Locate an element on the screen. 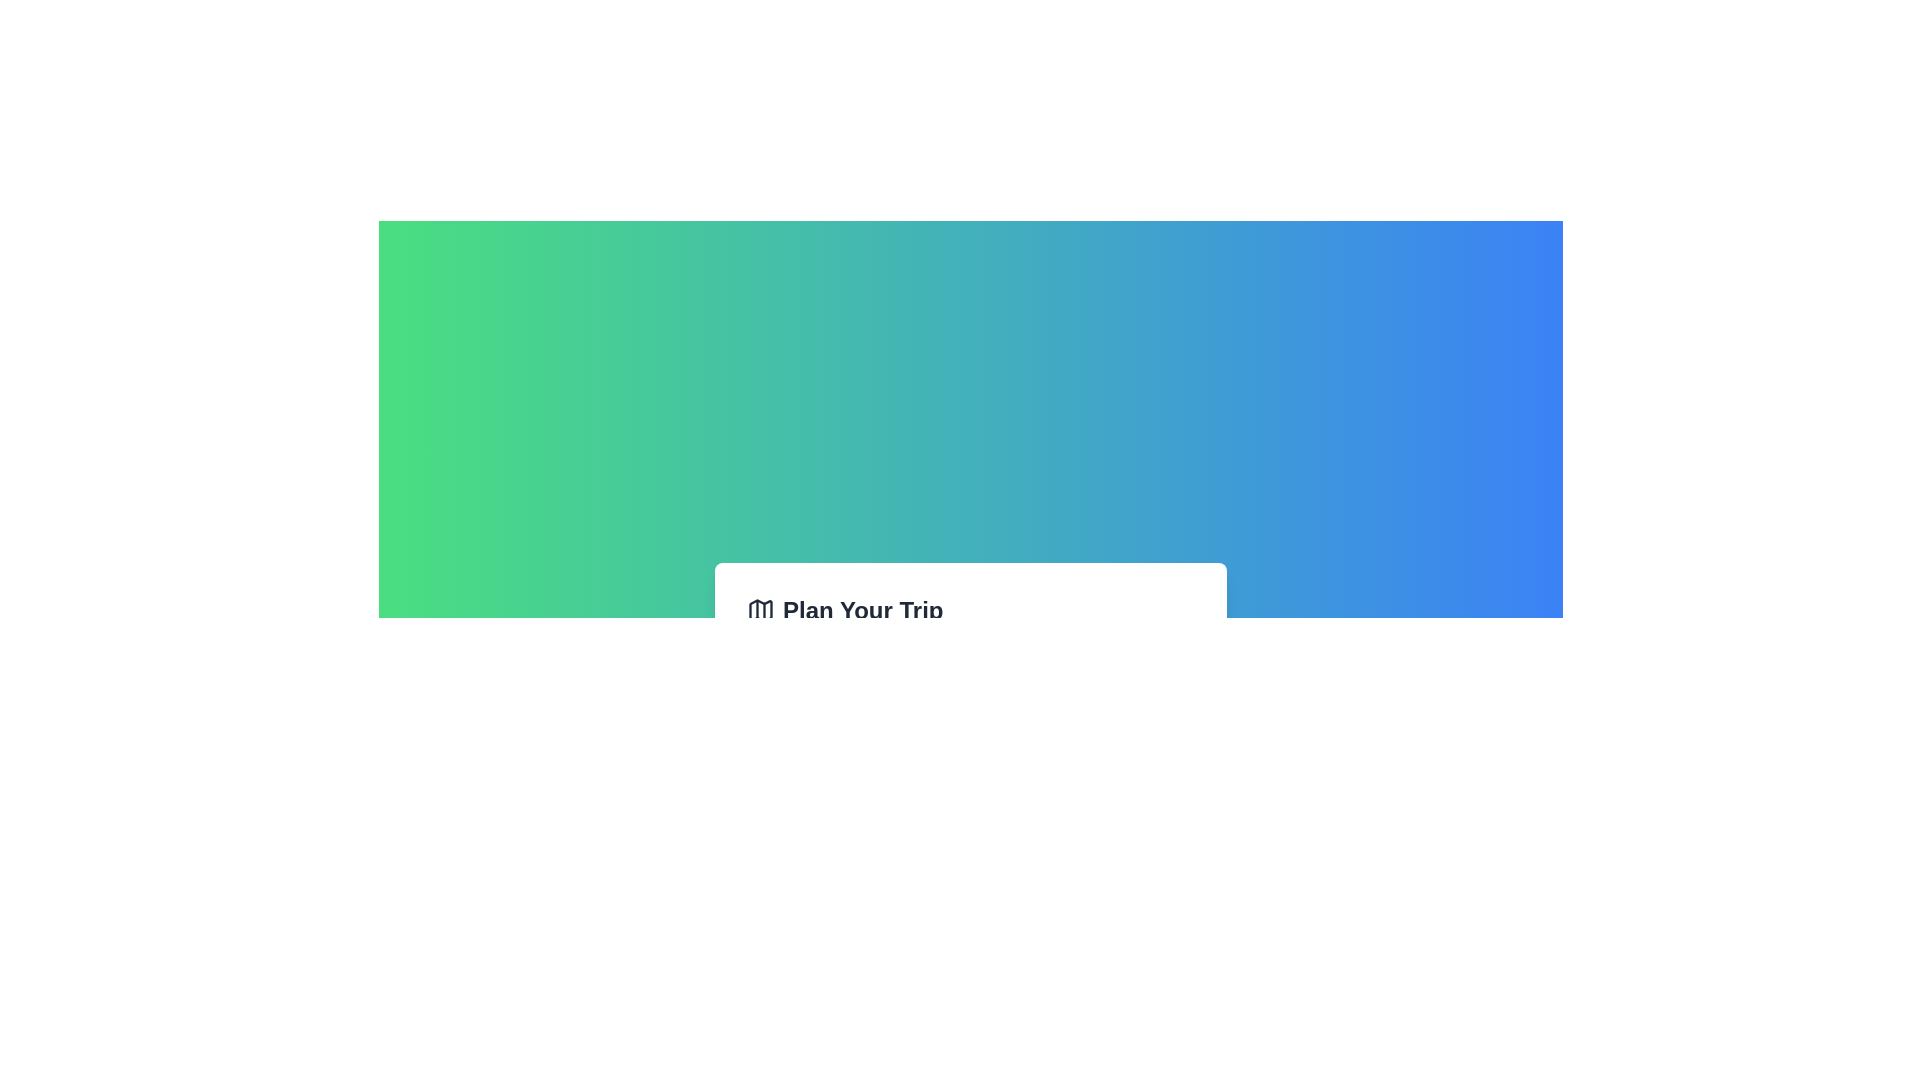 The height and width of the screenshot is (1080, 1920). the map icon located in the 'Plan Your Trip' header, which is styled in a solid dark gray color and positioned to the left of the header text is located at coordinates (760, 609).